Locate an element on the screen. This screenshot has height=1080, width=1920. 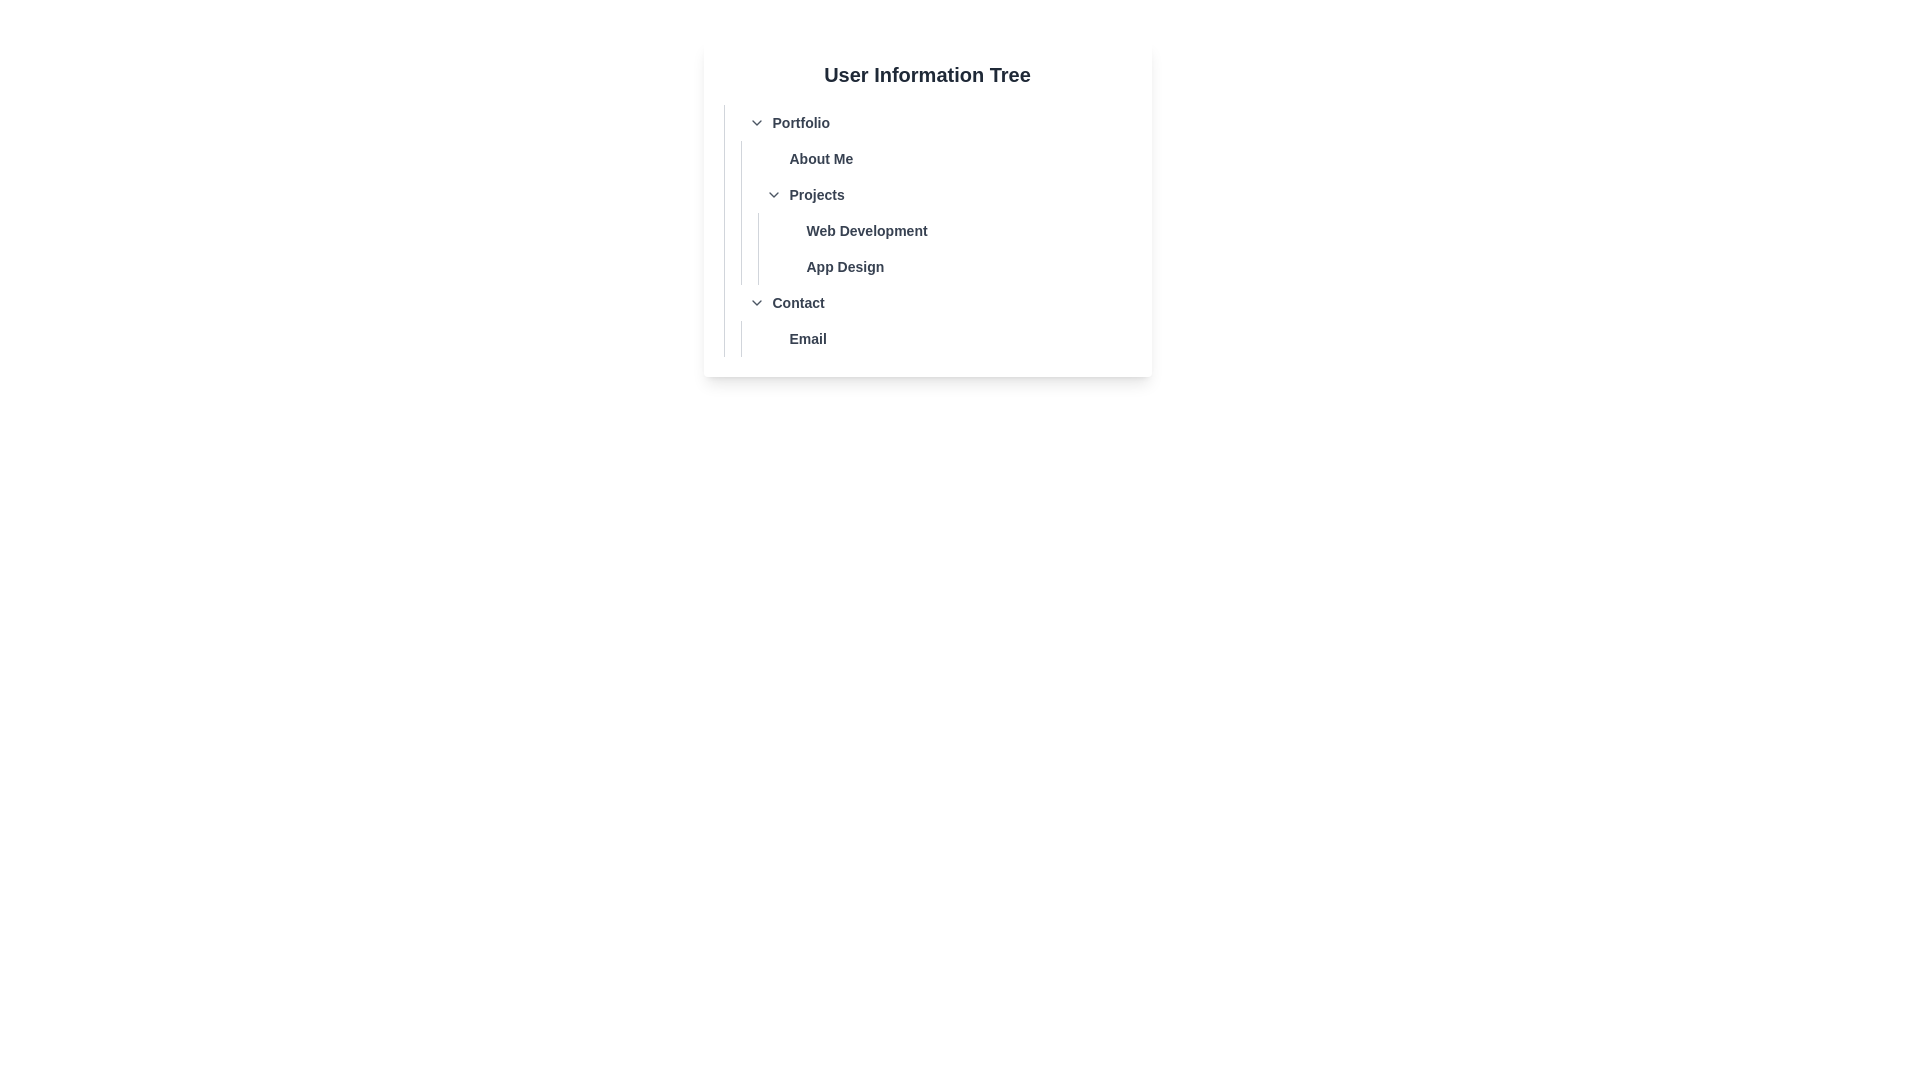
the 'Projects' text label, which is a bold gray menu item in the user information tree interface, to interact with the menu it represents is located at coordinates (817, 195).